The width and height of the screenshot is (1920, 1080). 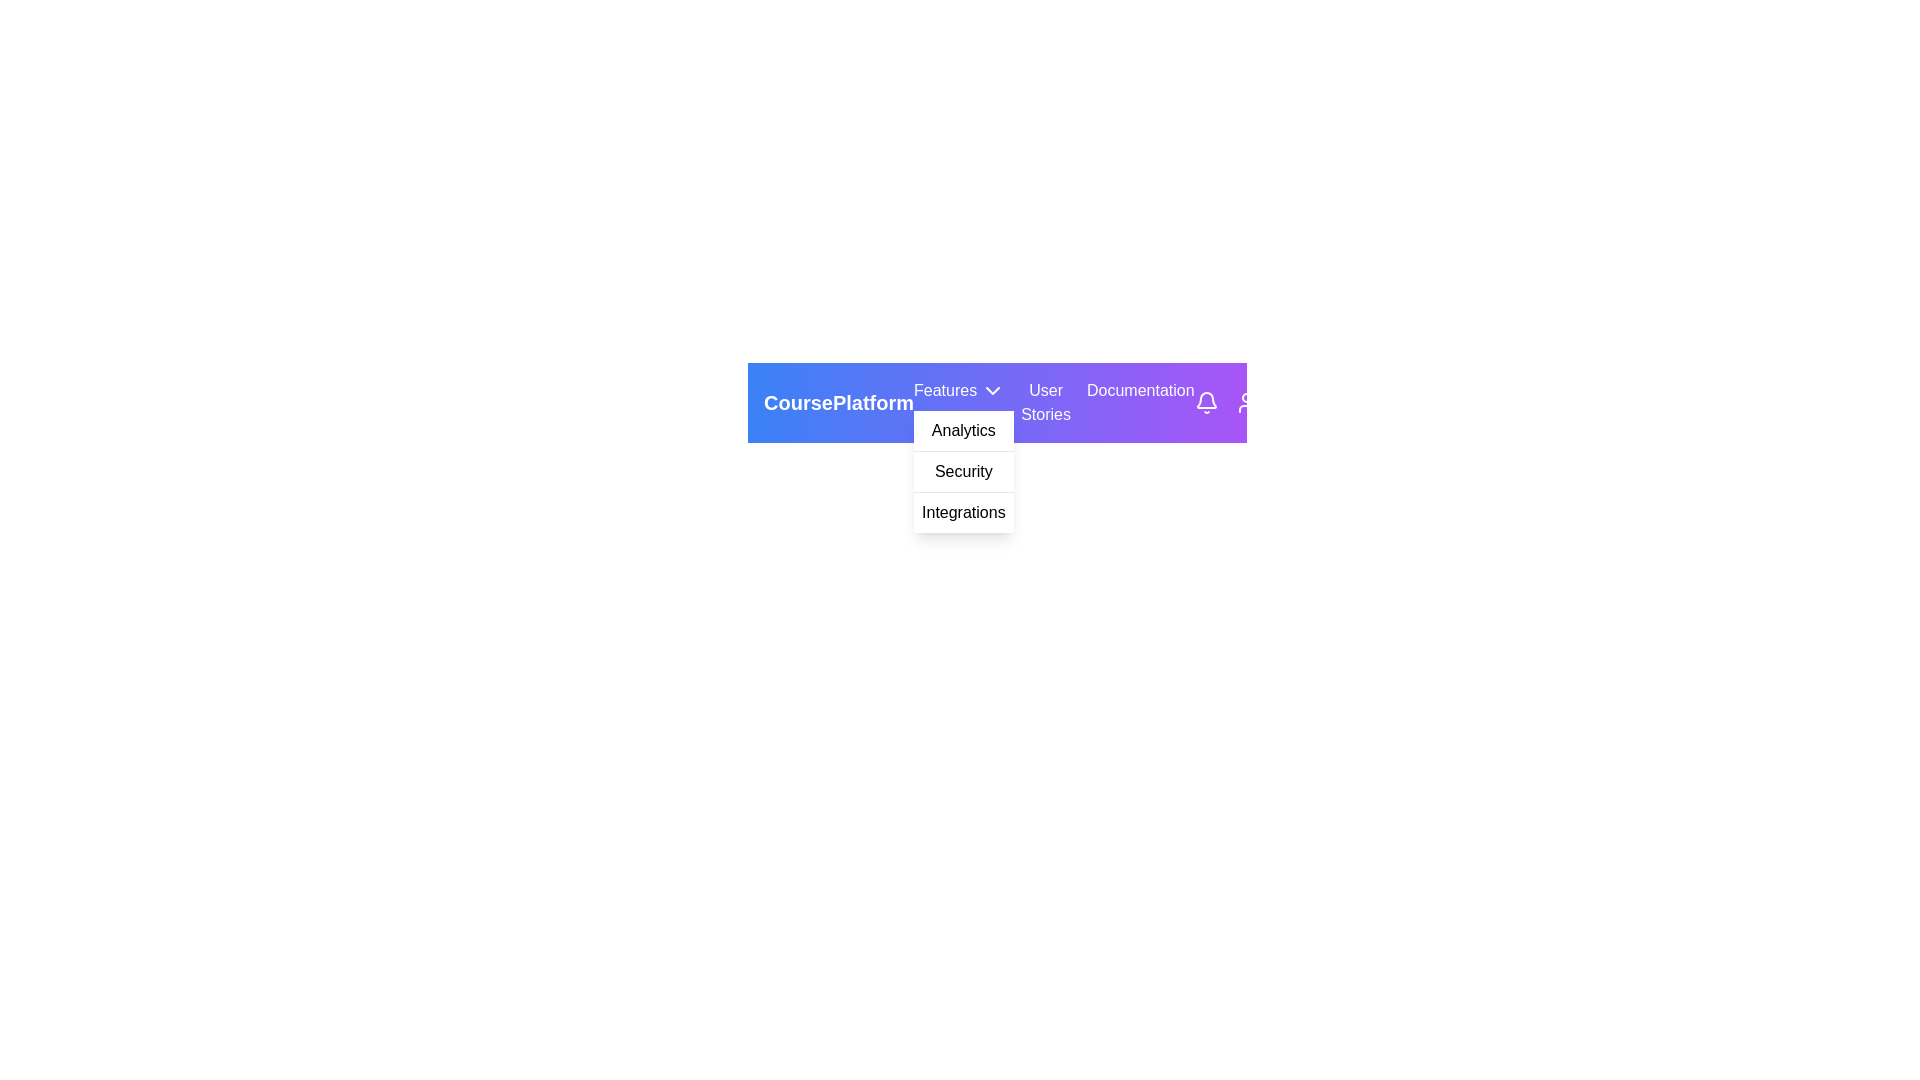 I want to click on the 'Documentation' text label, which is a white font on a purple gradient background, located in the top-right part of the navigation bar, so click(x=1140, y=402).